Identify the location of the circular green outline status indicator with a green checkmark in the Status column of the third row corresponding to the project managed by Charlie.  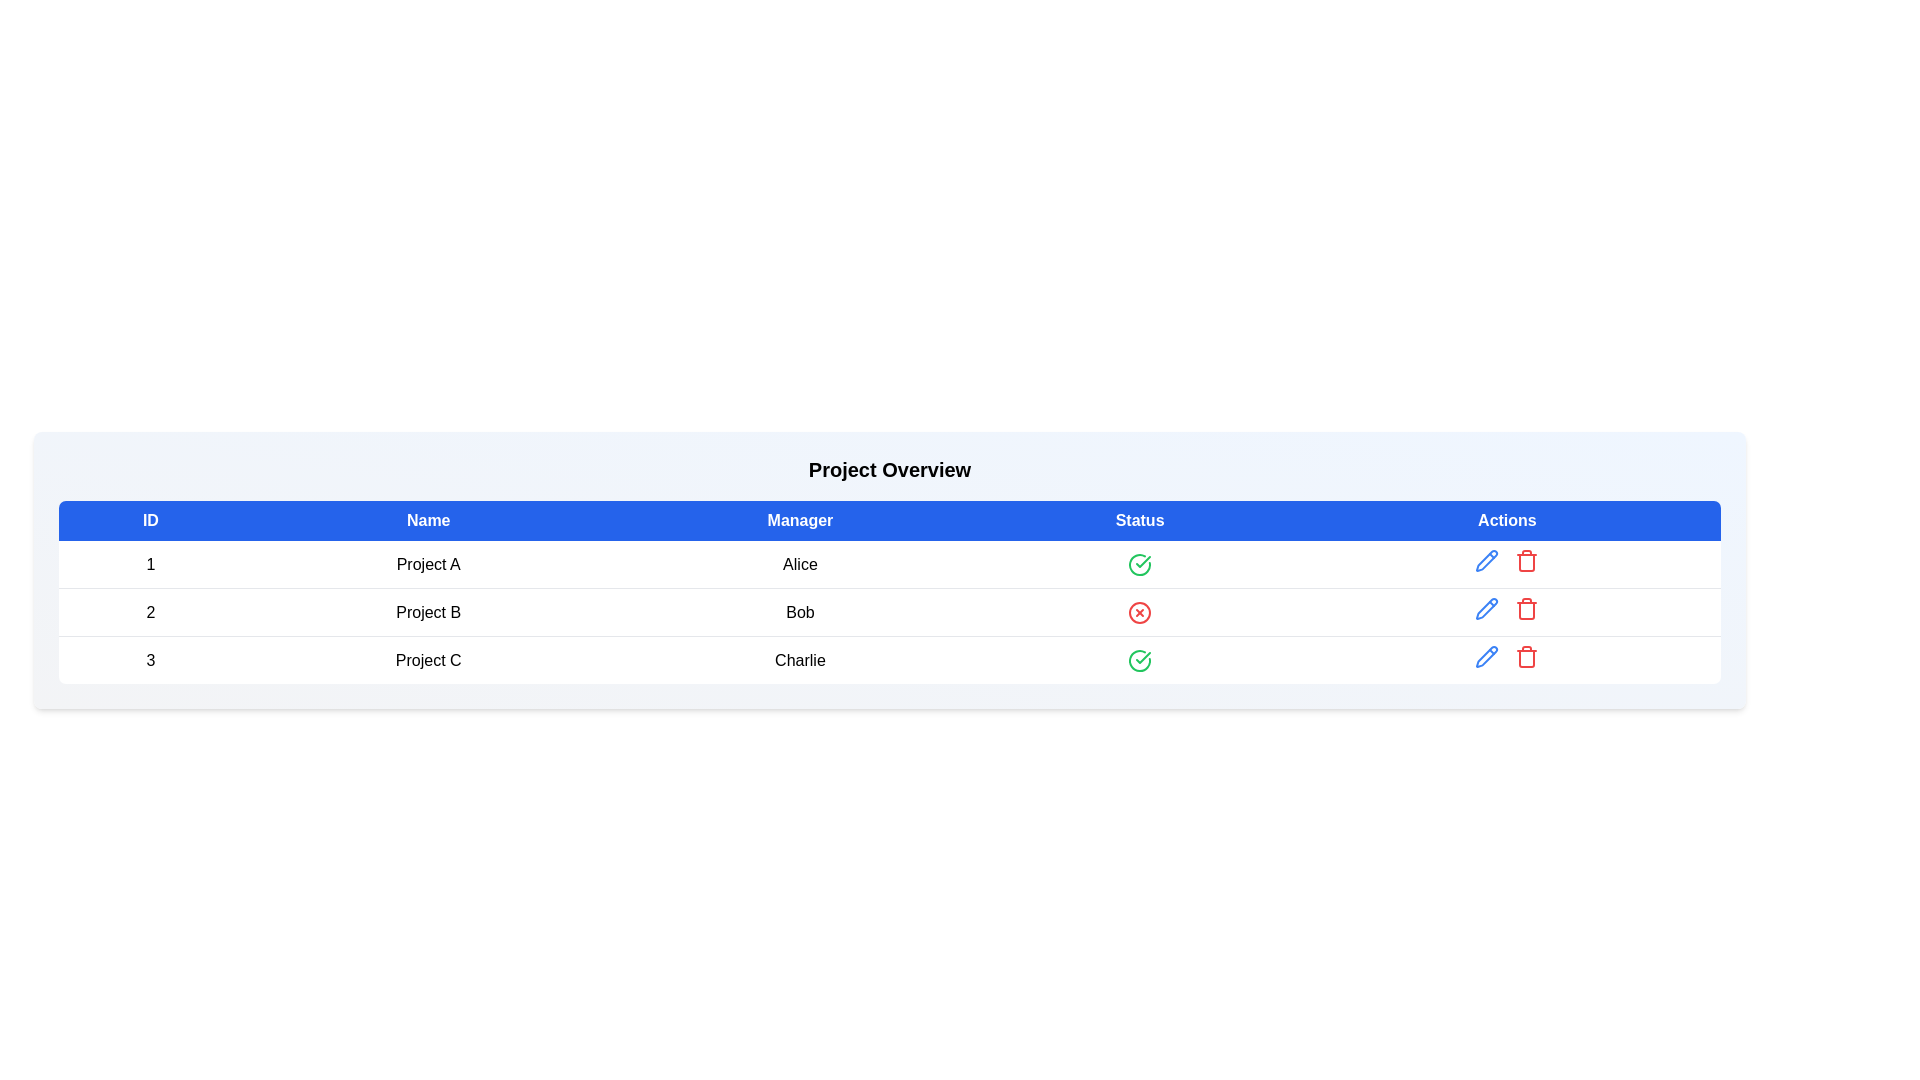
(1140, 660).